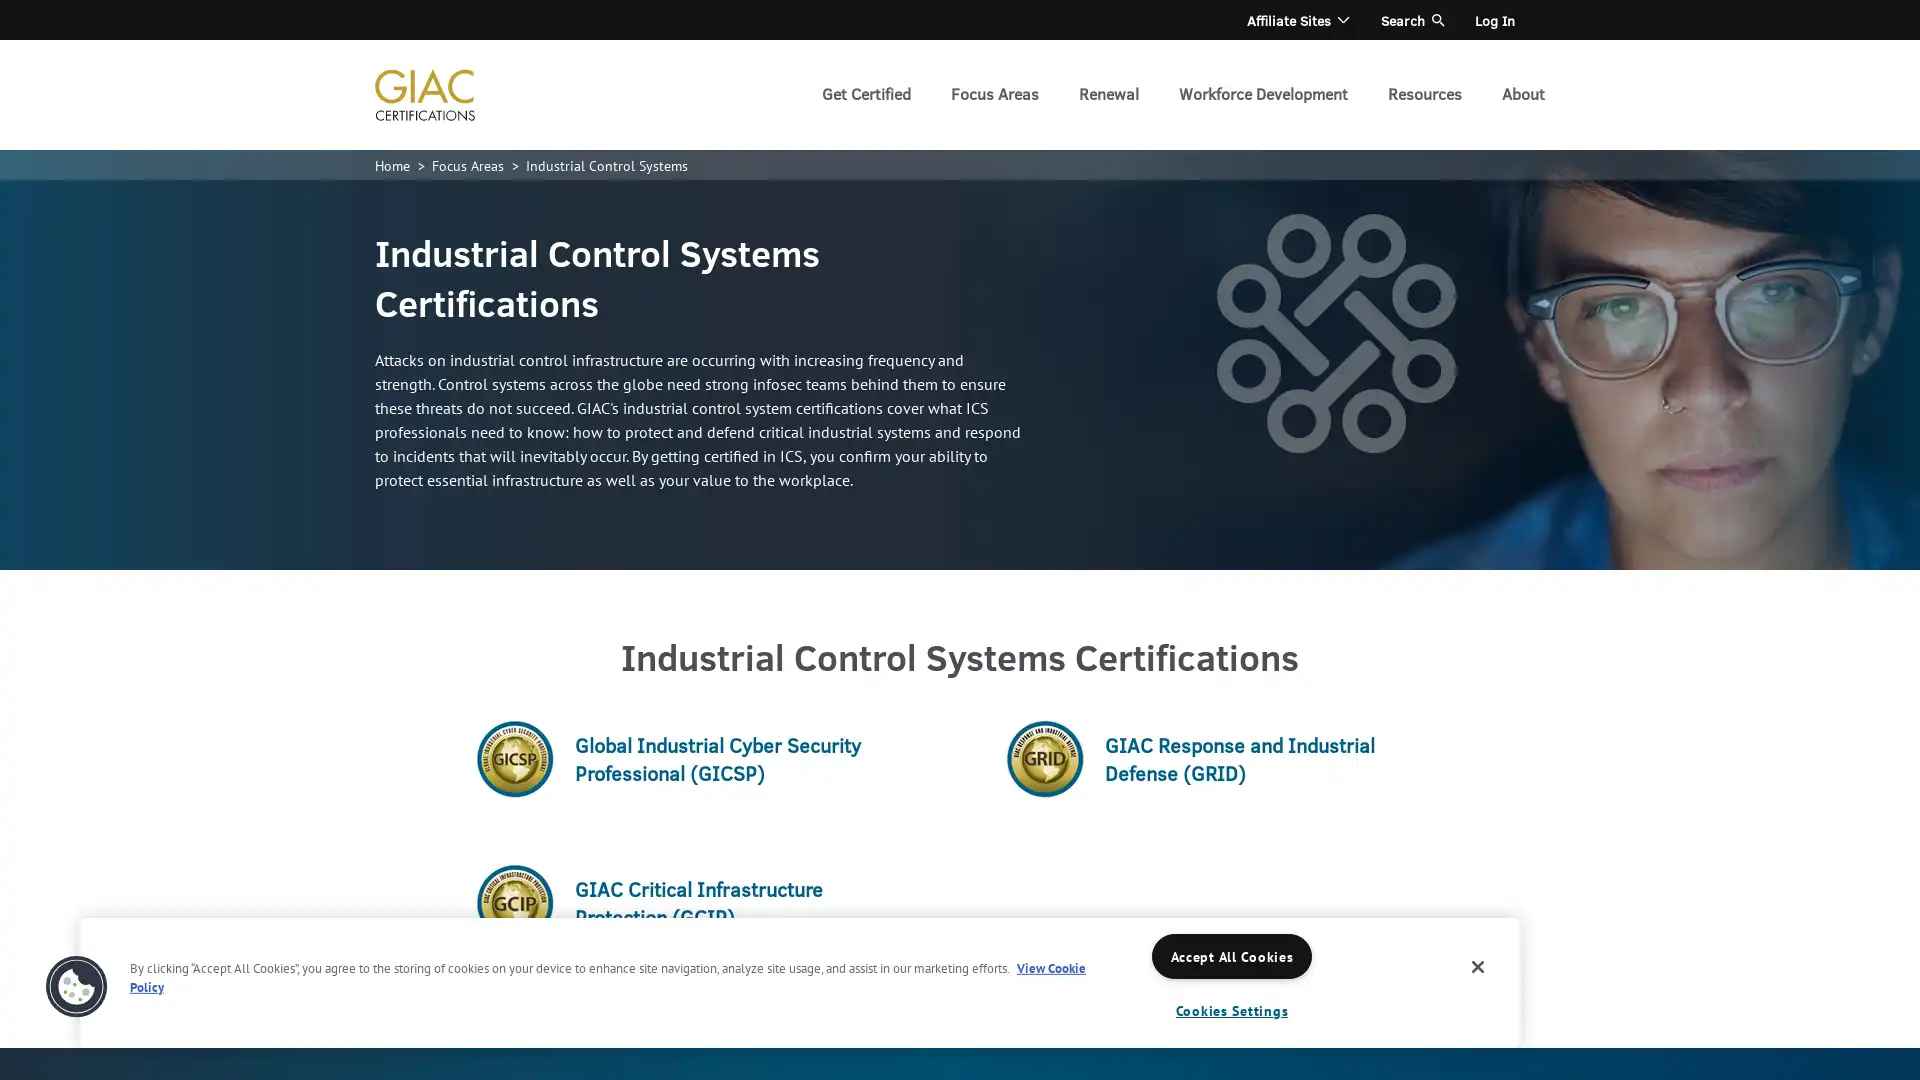  Describe the element at coordinates (1478, 966) in the screenshot. I see `Close` at that location.